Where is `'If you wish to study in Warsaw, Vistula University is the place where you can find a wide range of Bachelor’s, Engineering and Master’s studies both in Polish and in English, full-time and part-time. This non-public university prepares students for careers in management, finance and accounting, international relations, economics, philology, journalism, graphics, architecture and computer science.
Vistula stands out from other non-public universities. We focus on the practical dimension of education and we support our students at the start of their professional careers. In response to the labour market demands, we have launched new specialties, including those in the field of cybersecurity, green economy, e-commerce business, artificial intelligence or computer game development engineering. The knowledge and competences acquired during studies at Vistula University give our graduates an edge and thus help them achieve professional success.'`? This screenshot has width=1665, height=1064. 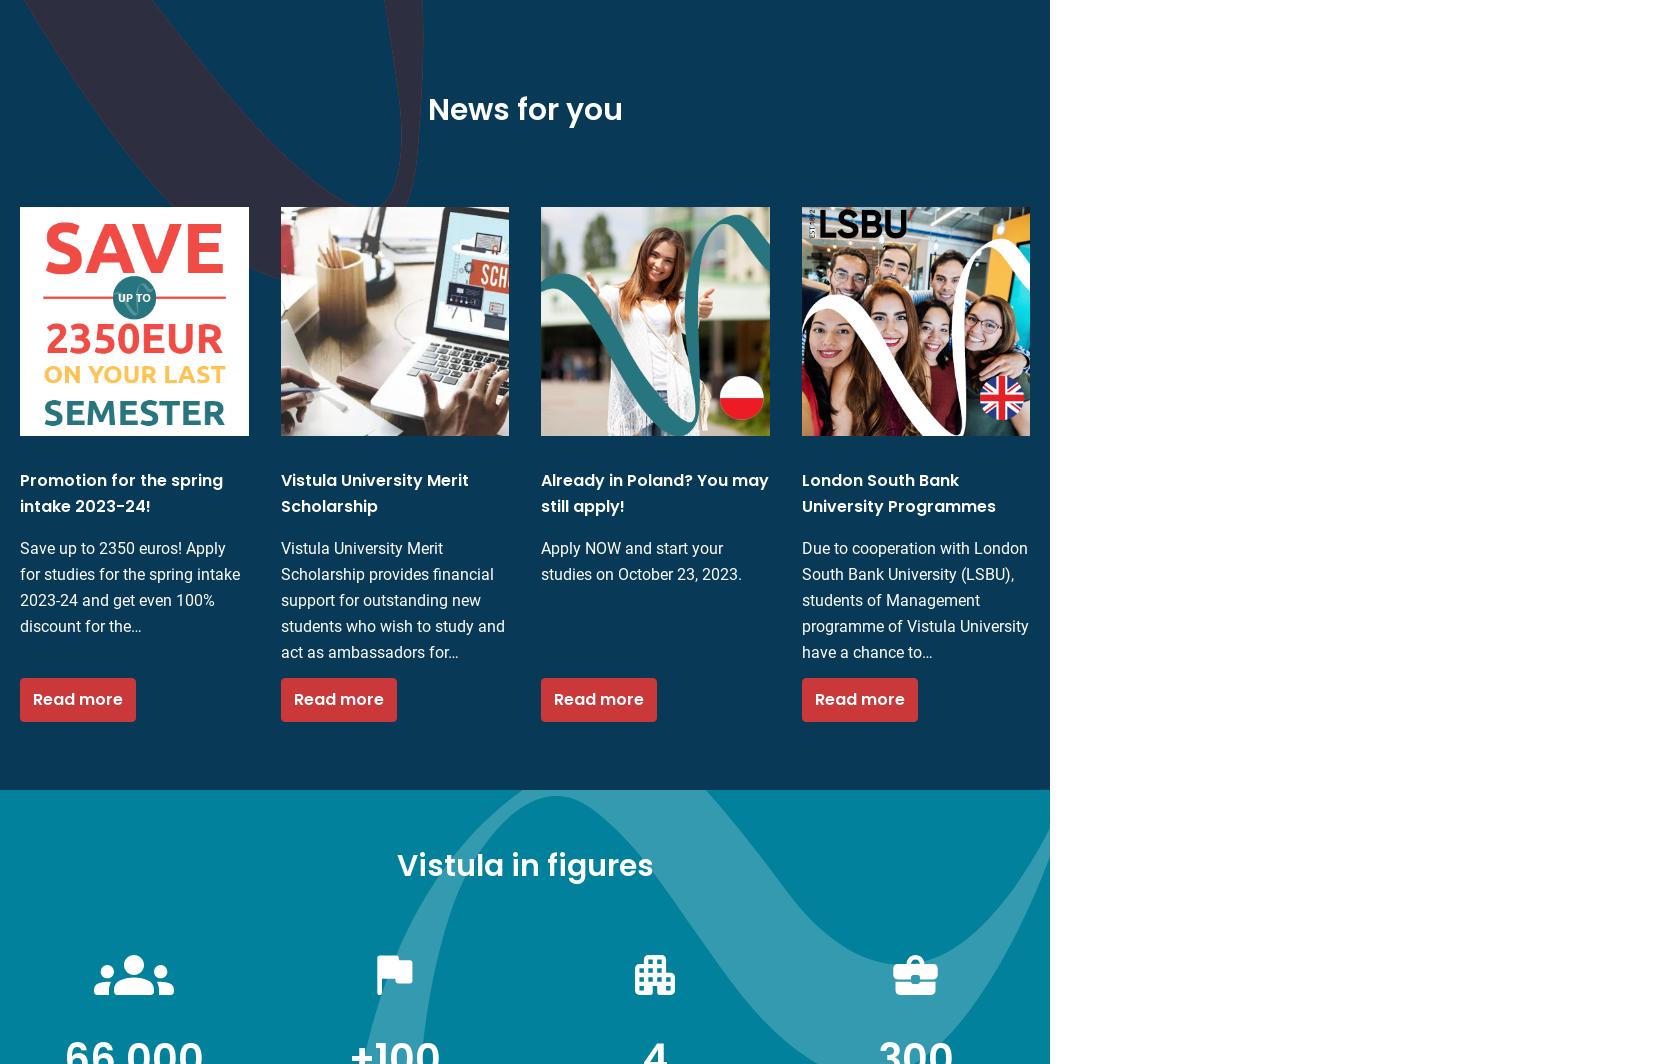
'If you wish to study in Warsaw, Vistula University is the place where you can find a wide range of Bachelor’s, Engineering and Master’s studies both in Polish and in English, full-time and part-time. This non-public university prepares students for careers in management, finance and accounting, international relations, economics, philology, journalism, graphics, architecture and computer science.
Vistula stands out from other non-public universities. We focus on the practical dimension of education and we support our students at the start of their professional careers. In response to the labour market demands, we have launched new specialties, including those in the field of cybersecurity, green economy, e-commerce business, artificial intelligence or computer game development engineering. The knowledge and competences acquired during studies at Vistula University give our graduates an edge and thus help them achieve professional success.' is located at coordinates (271, 222).